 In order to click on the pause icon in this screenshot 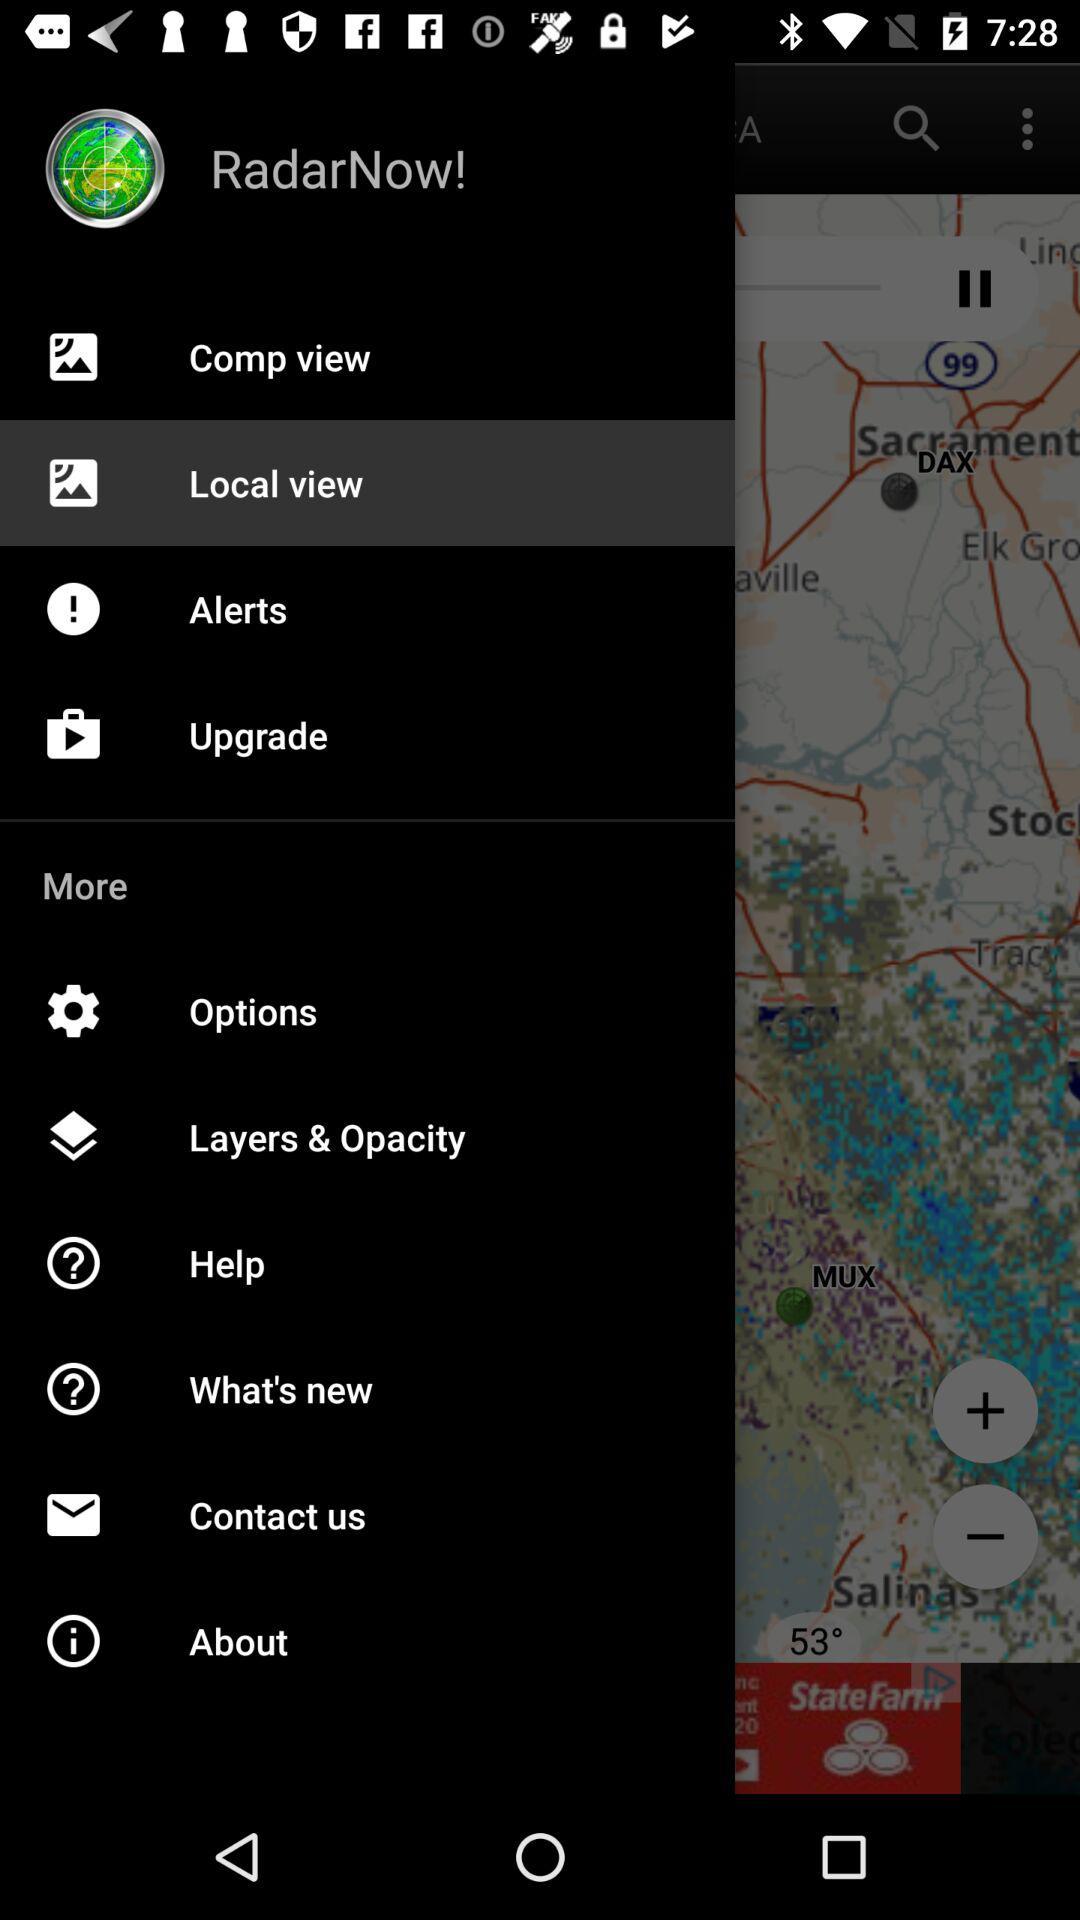, I will do `click(974, 287)`.